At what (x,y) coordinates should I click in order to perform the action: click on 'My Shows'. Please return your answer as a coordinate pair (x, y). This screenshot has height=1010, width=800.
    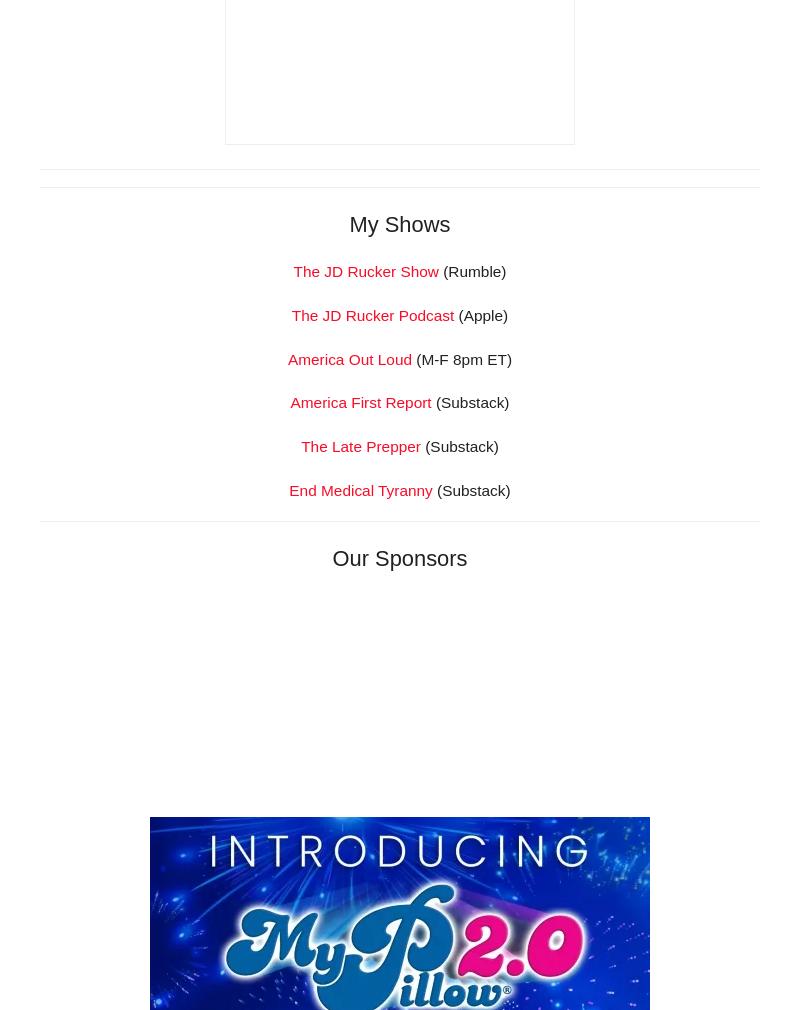
    Looking at the image, I should click on (398, 504).